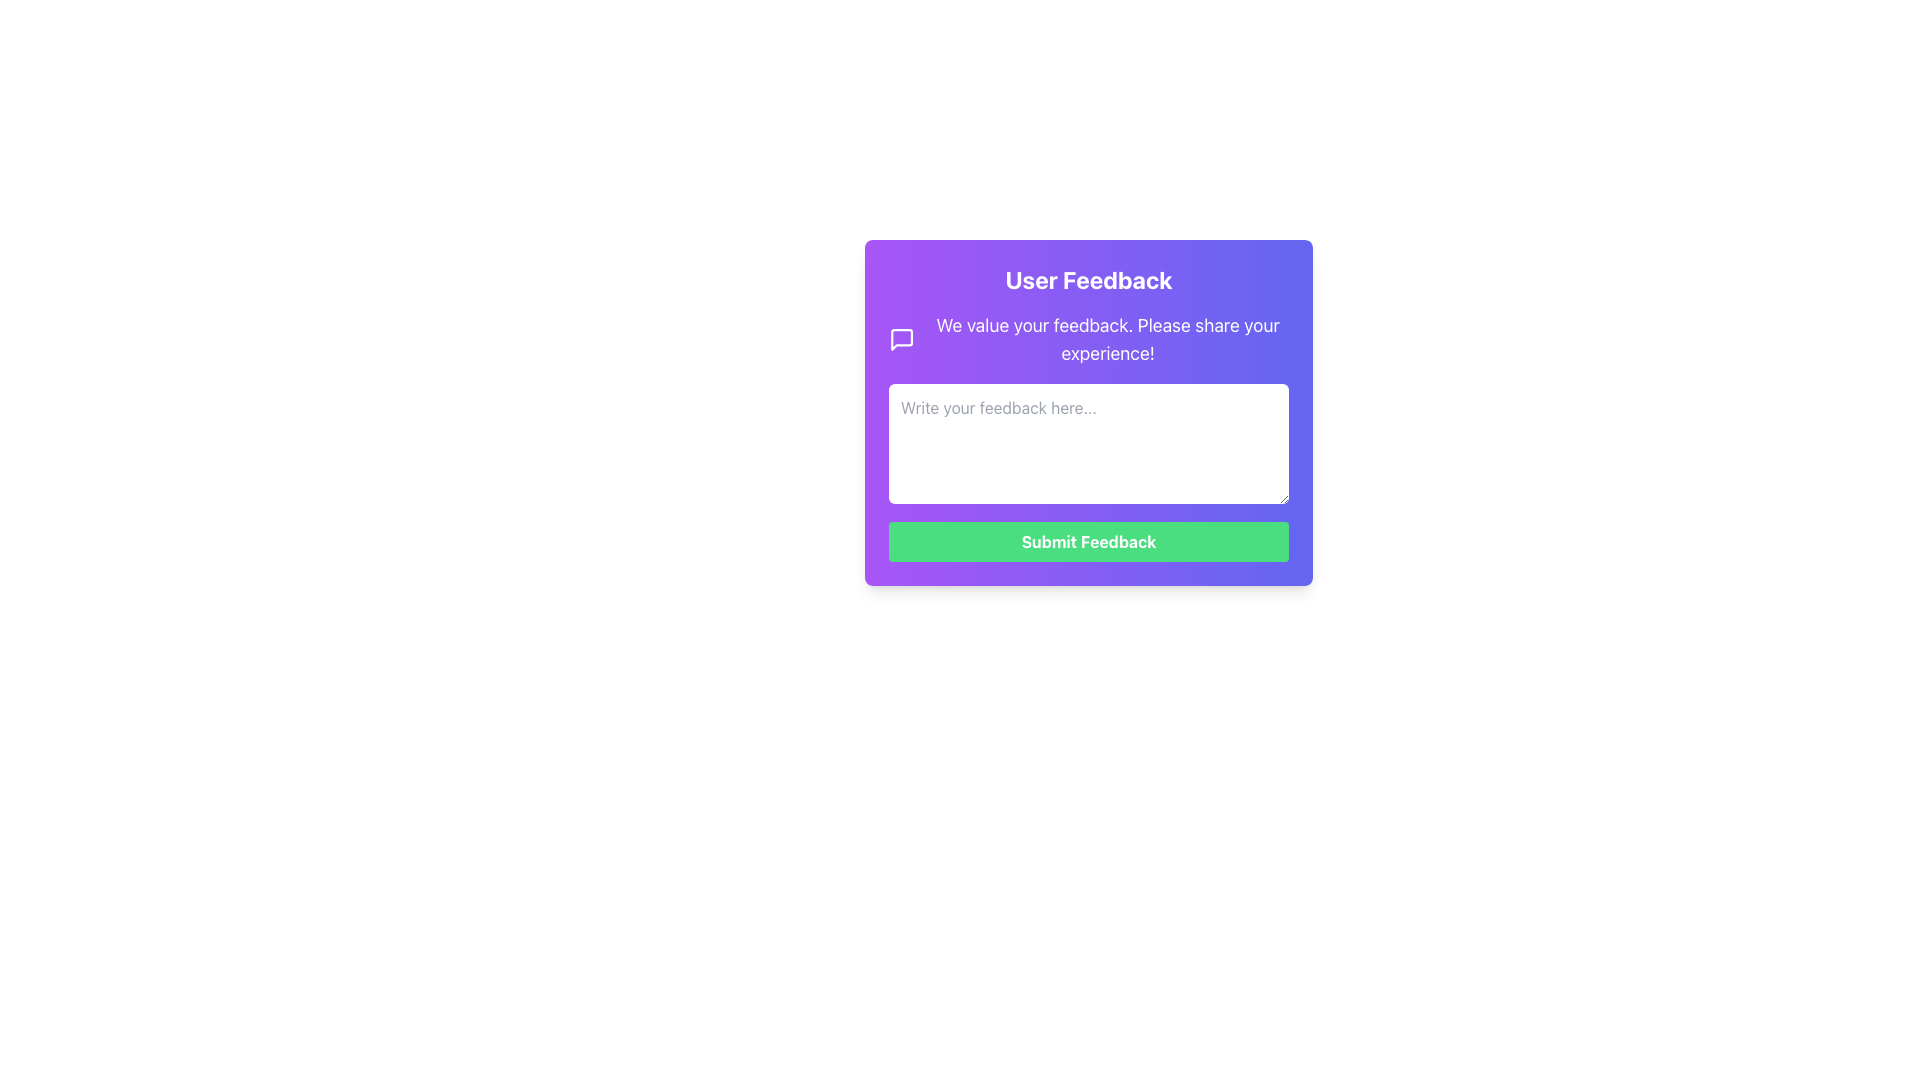  Describe the element at coordinates (901, 338) in the screenshot. I see `the messaging feedback icon located at the top-left side of the purple feedback form, adjacent to the text 'We value your feedback. Please share your experience!'` at that location.